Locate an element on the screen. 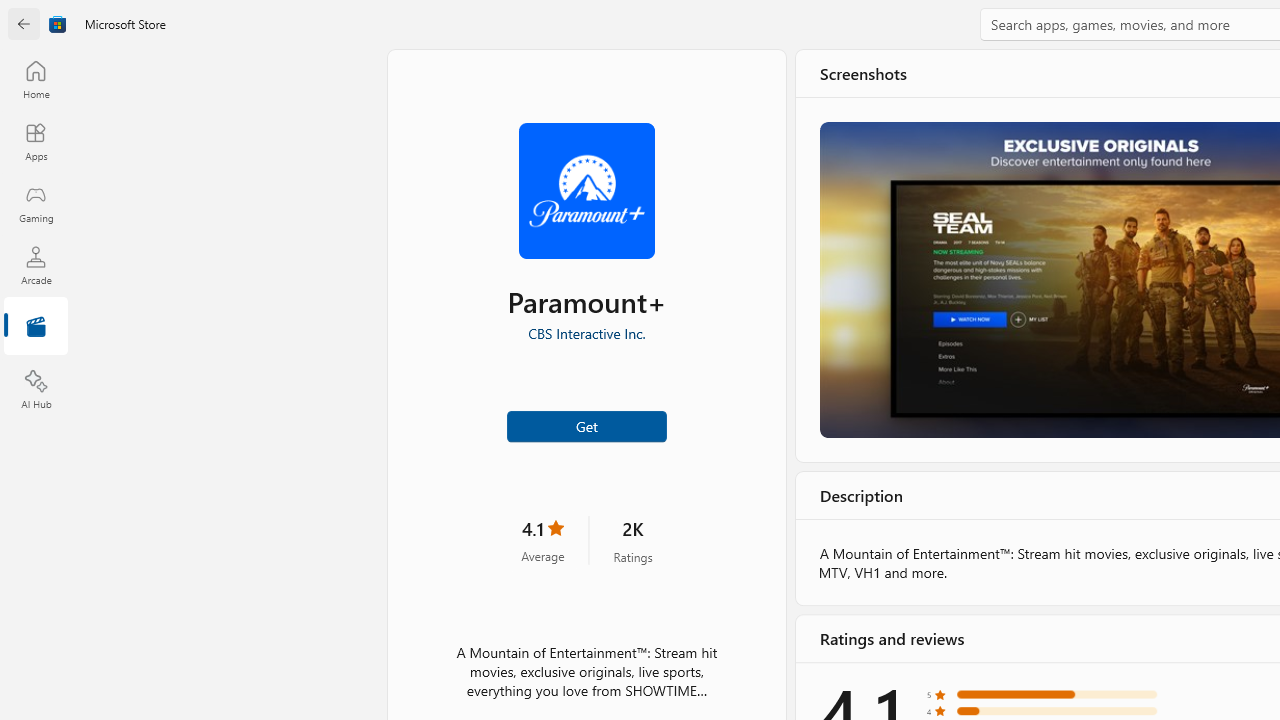 The height and width of the screenshot is (720, 1280). 'CBS Interactive Inc.' is located at coordinates (585, 332).